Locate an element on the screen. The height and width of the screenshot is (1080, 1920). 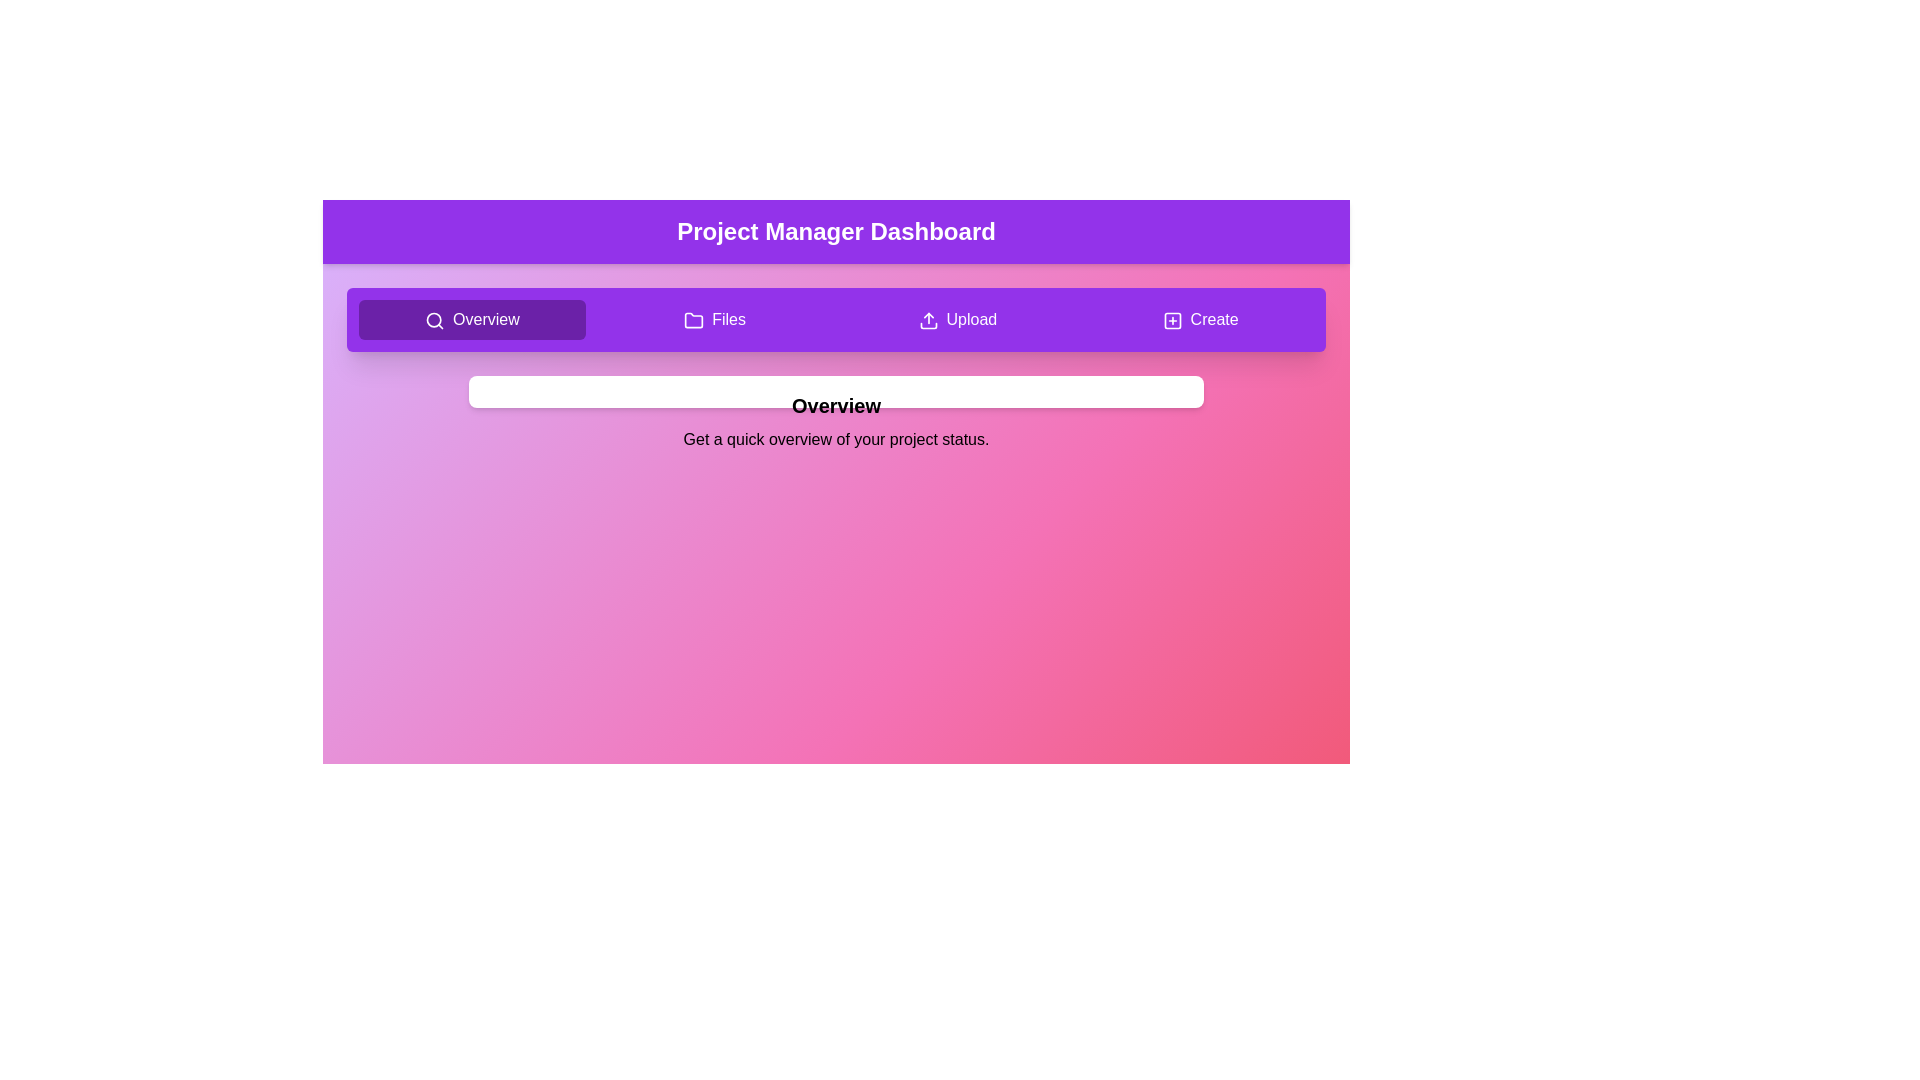
the navigation button labeled Overview is located at coordinates (471, 319).